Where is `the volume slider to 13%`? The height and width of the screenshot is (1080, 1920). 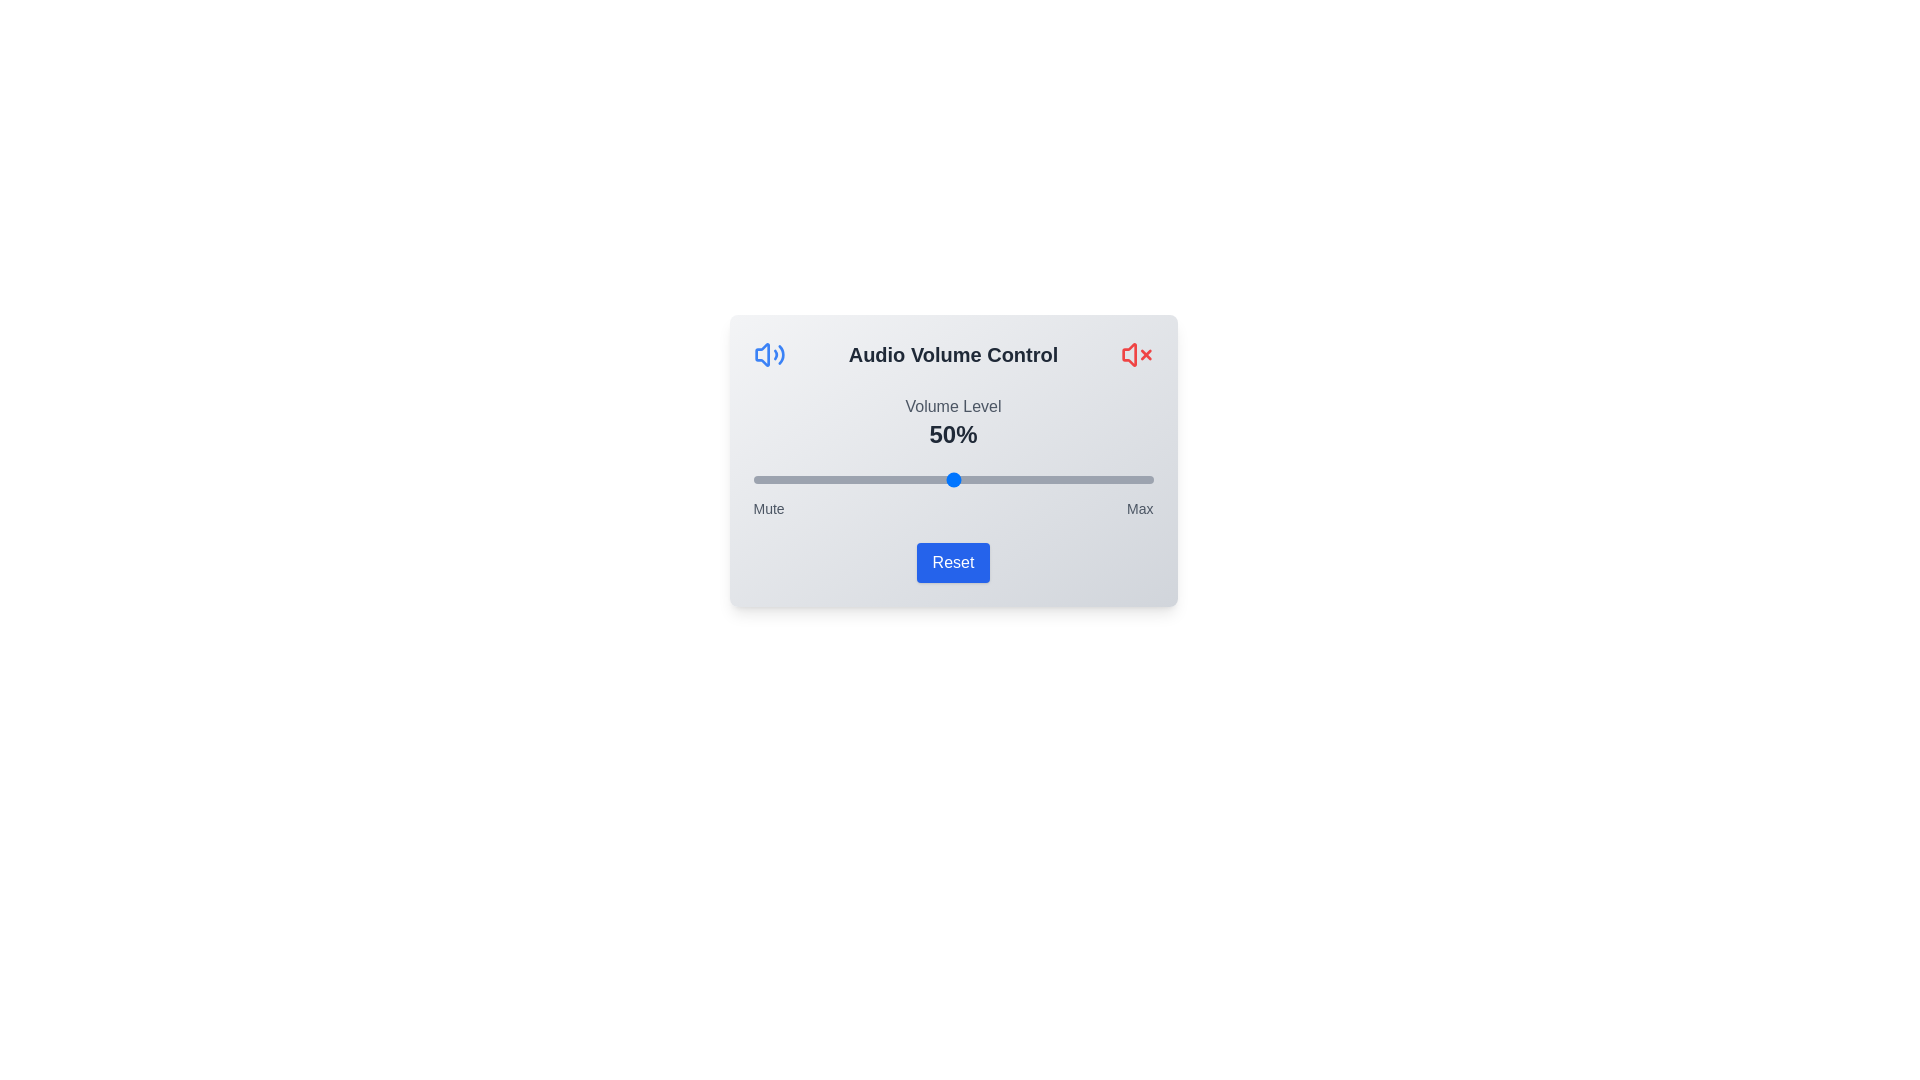 the volume slider to 13% is located at coordinates (805, 479).